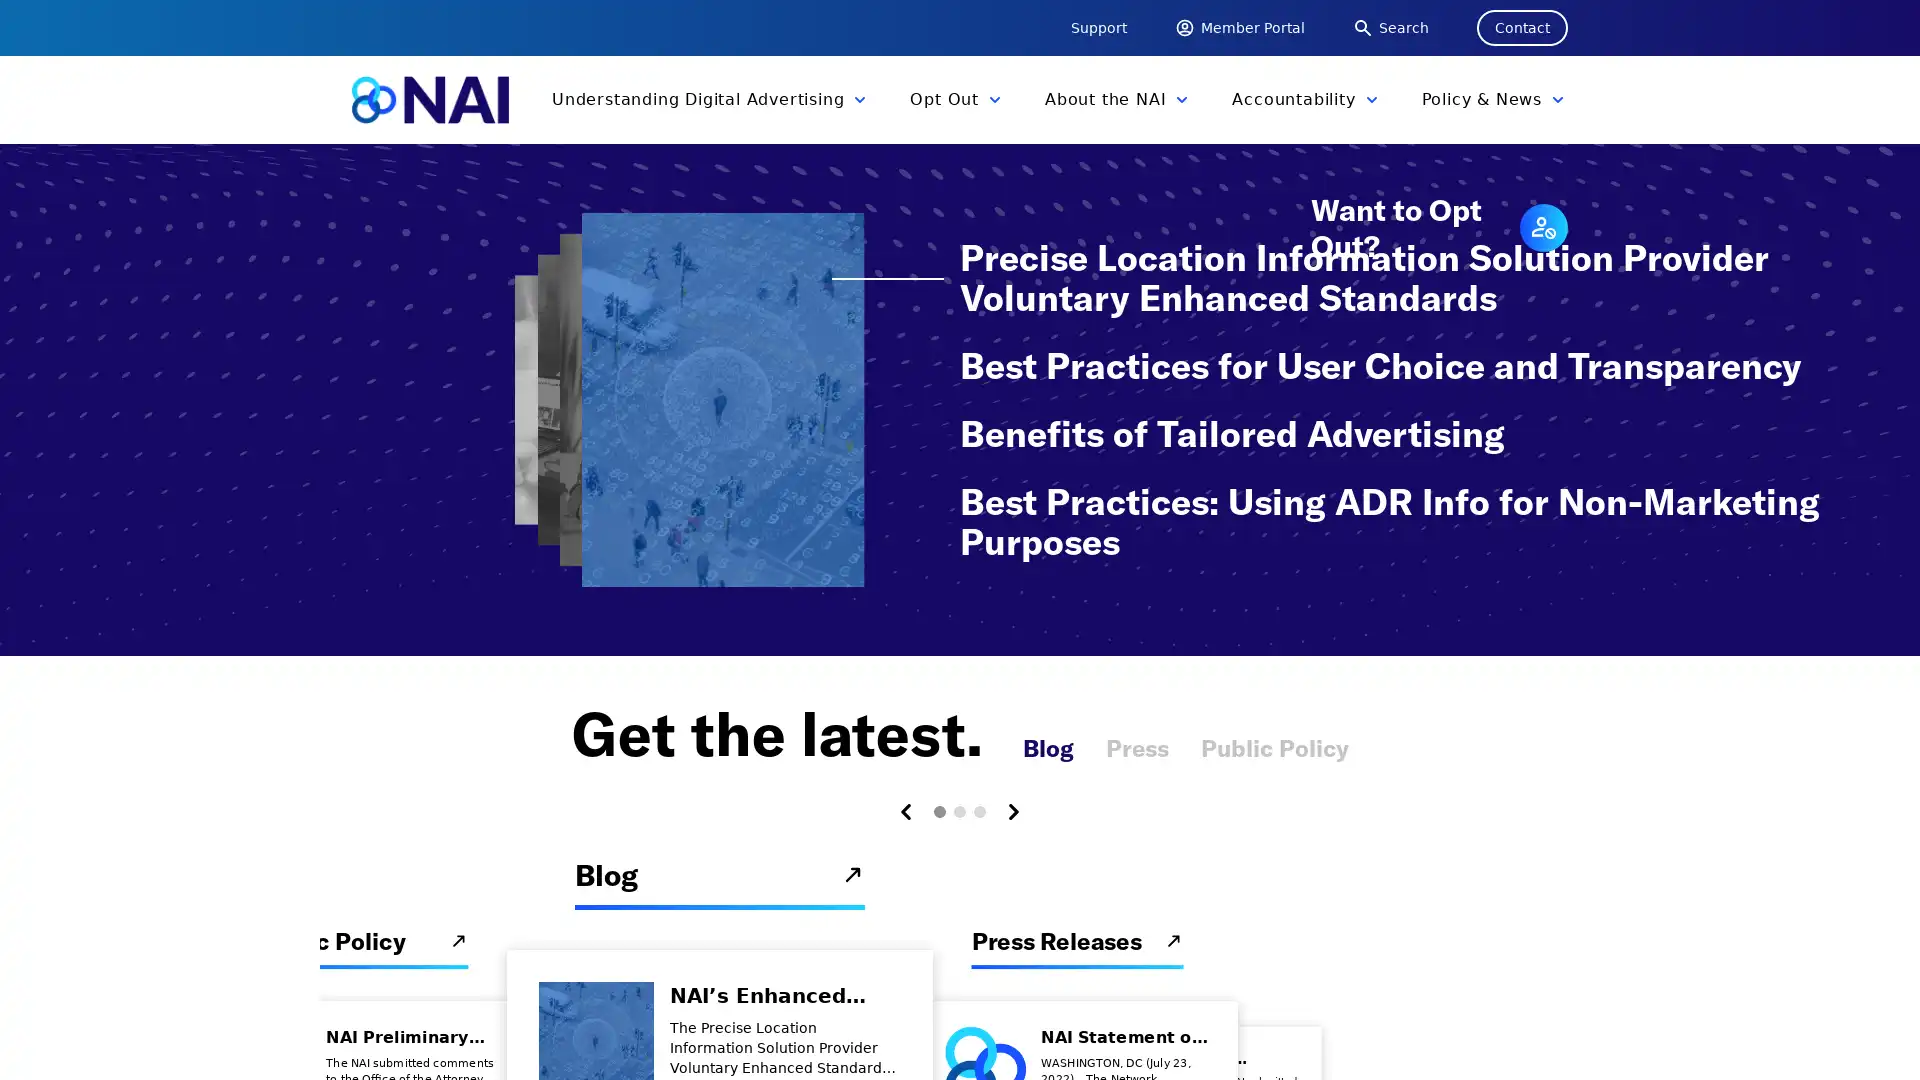 Image resolution: width=1920 pixels, height=1080 pixels. I want to click on Press, so click(1136, 748).